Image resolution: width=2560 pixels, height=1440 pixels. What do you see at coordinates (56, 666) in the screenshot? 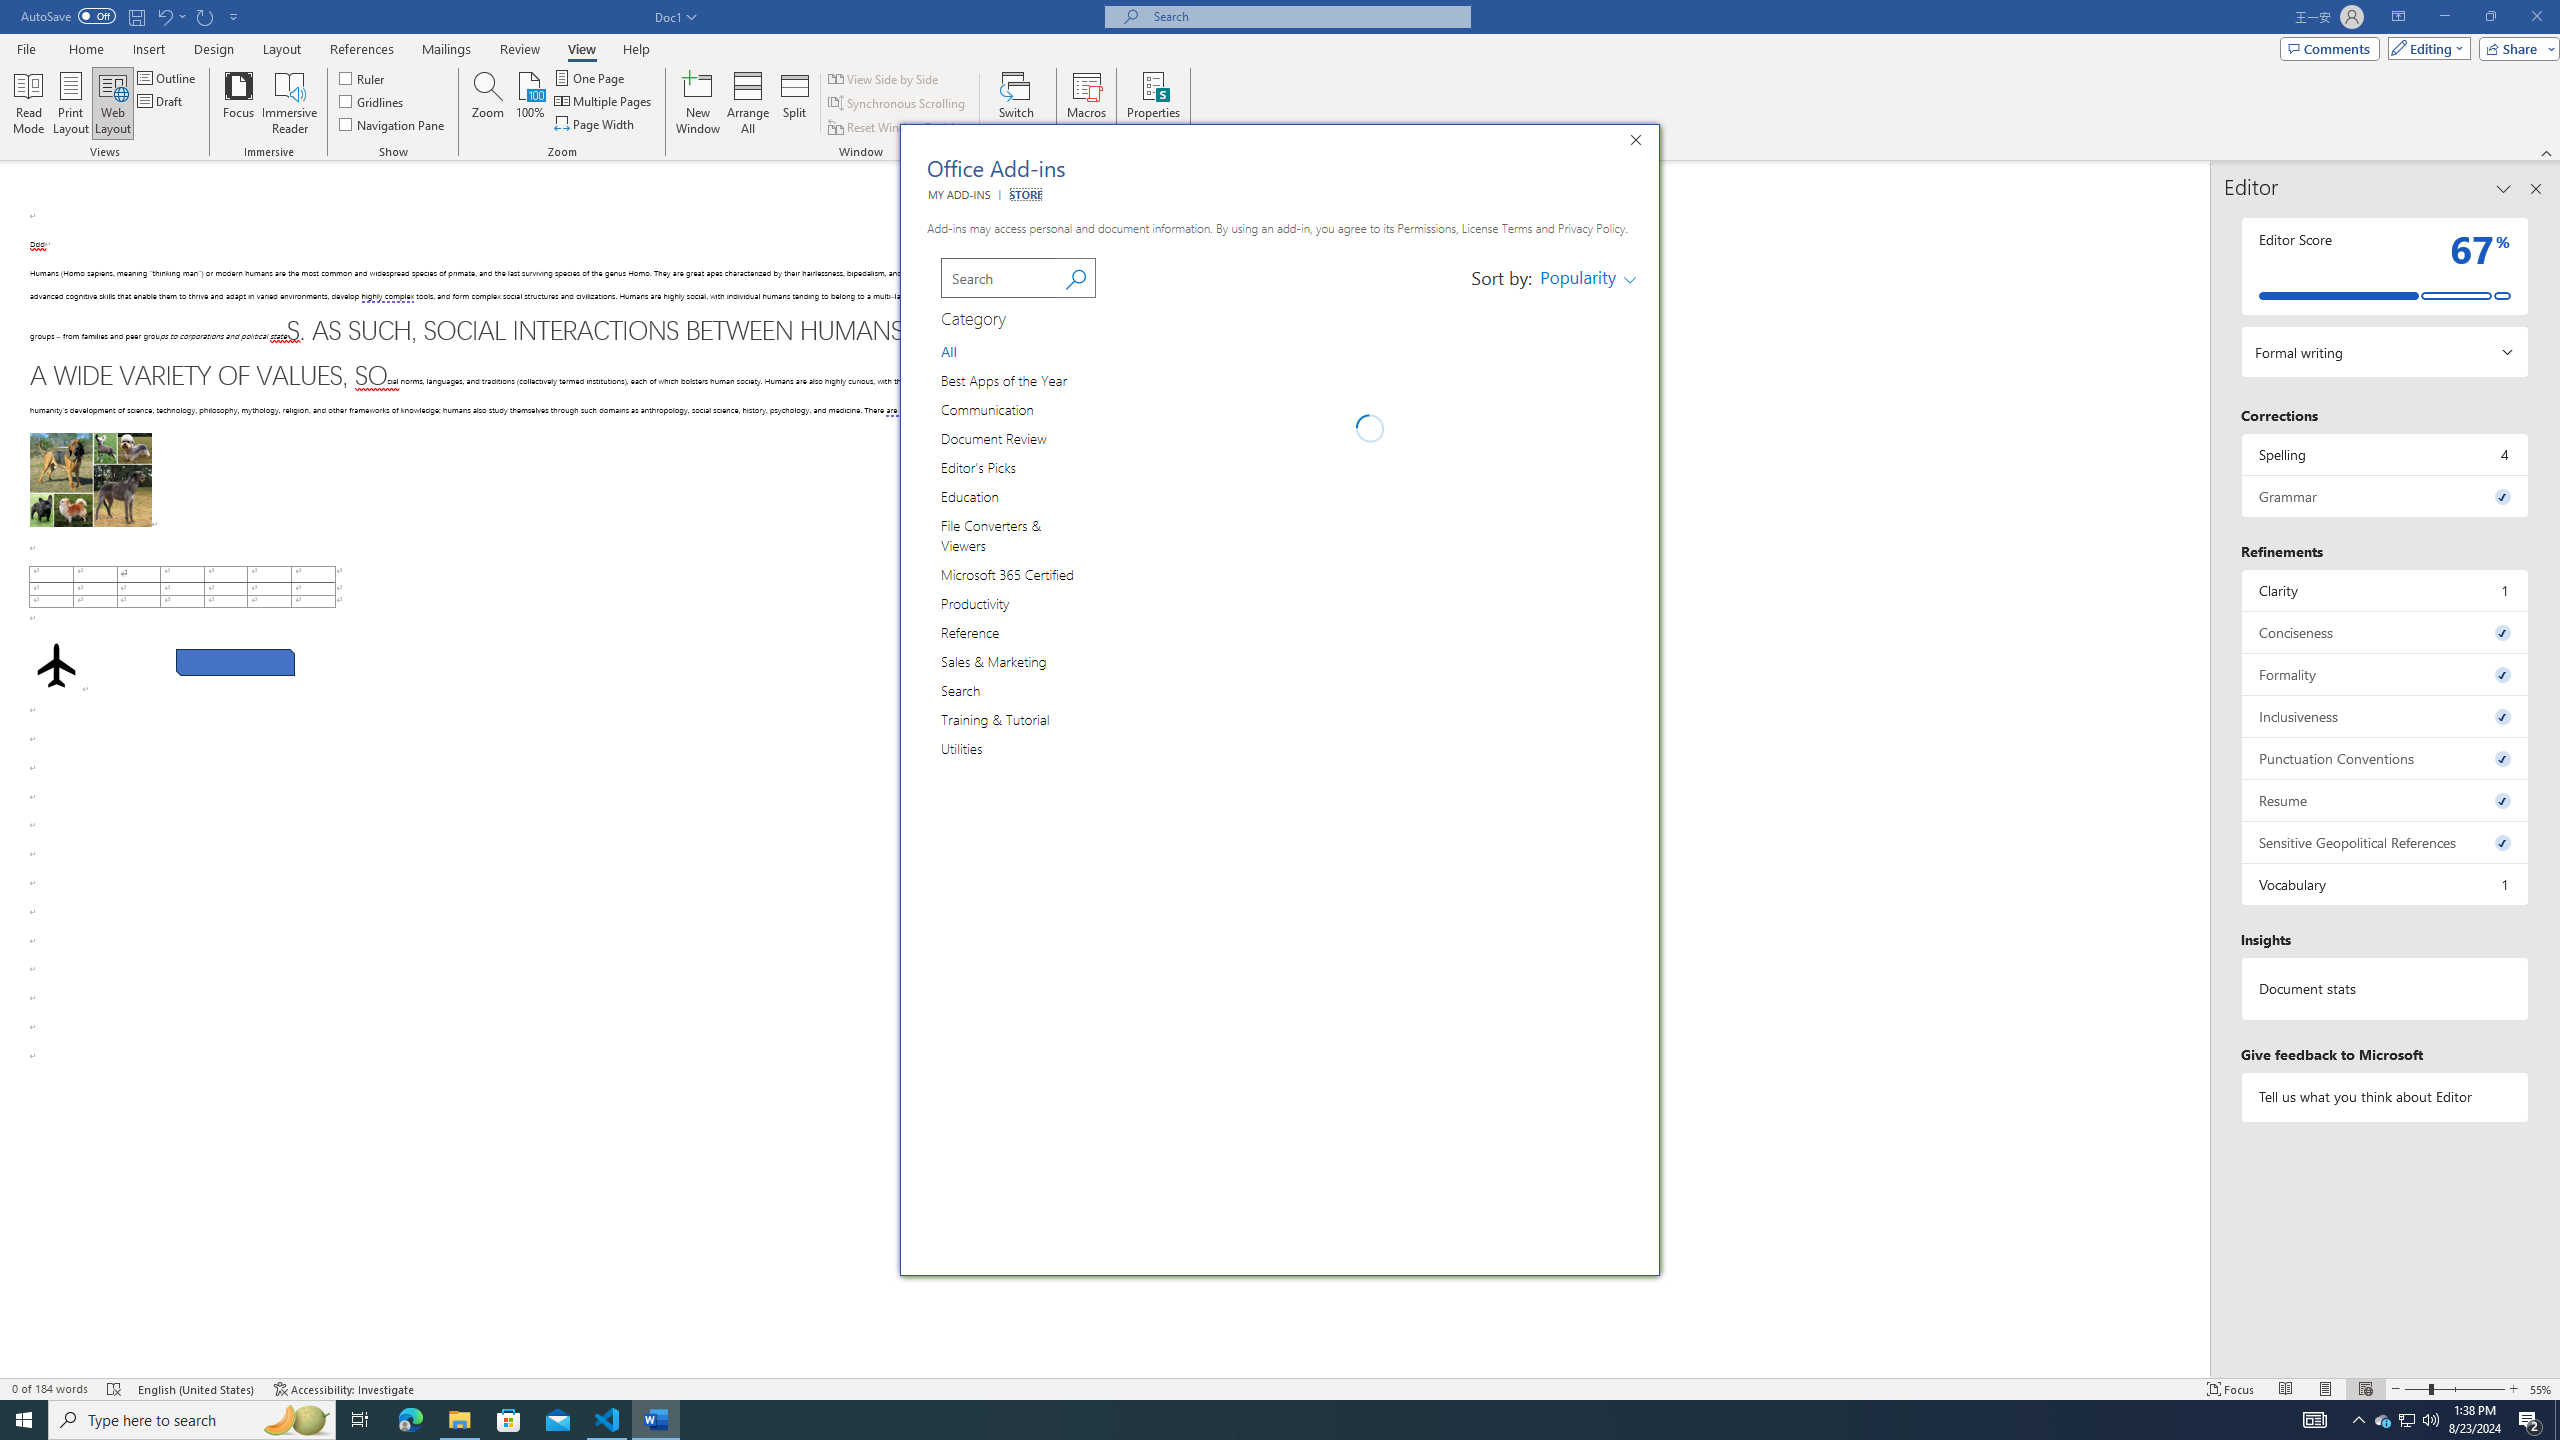
I see `'Airplane with solid fill'` at bounding box center [56, 666].